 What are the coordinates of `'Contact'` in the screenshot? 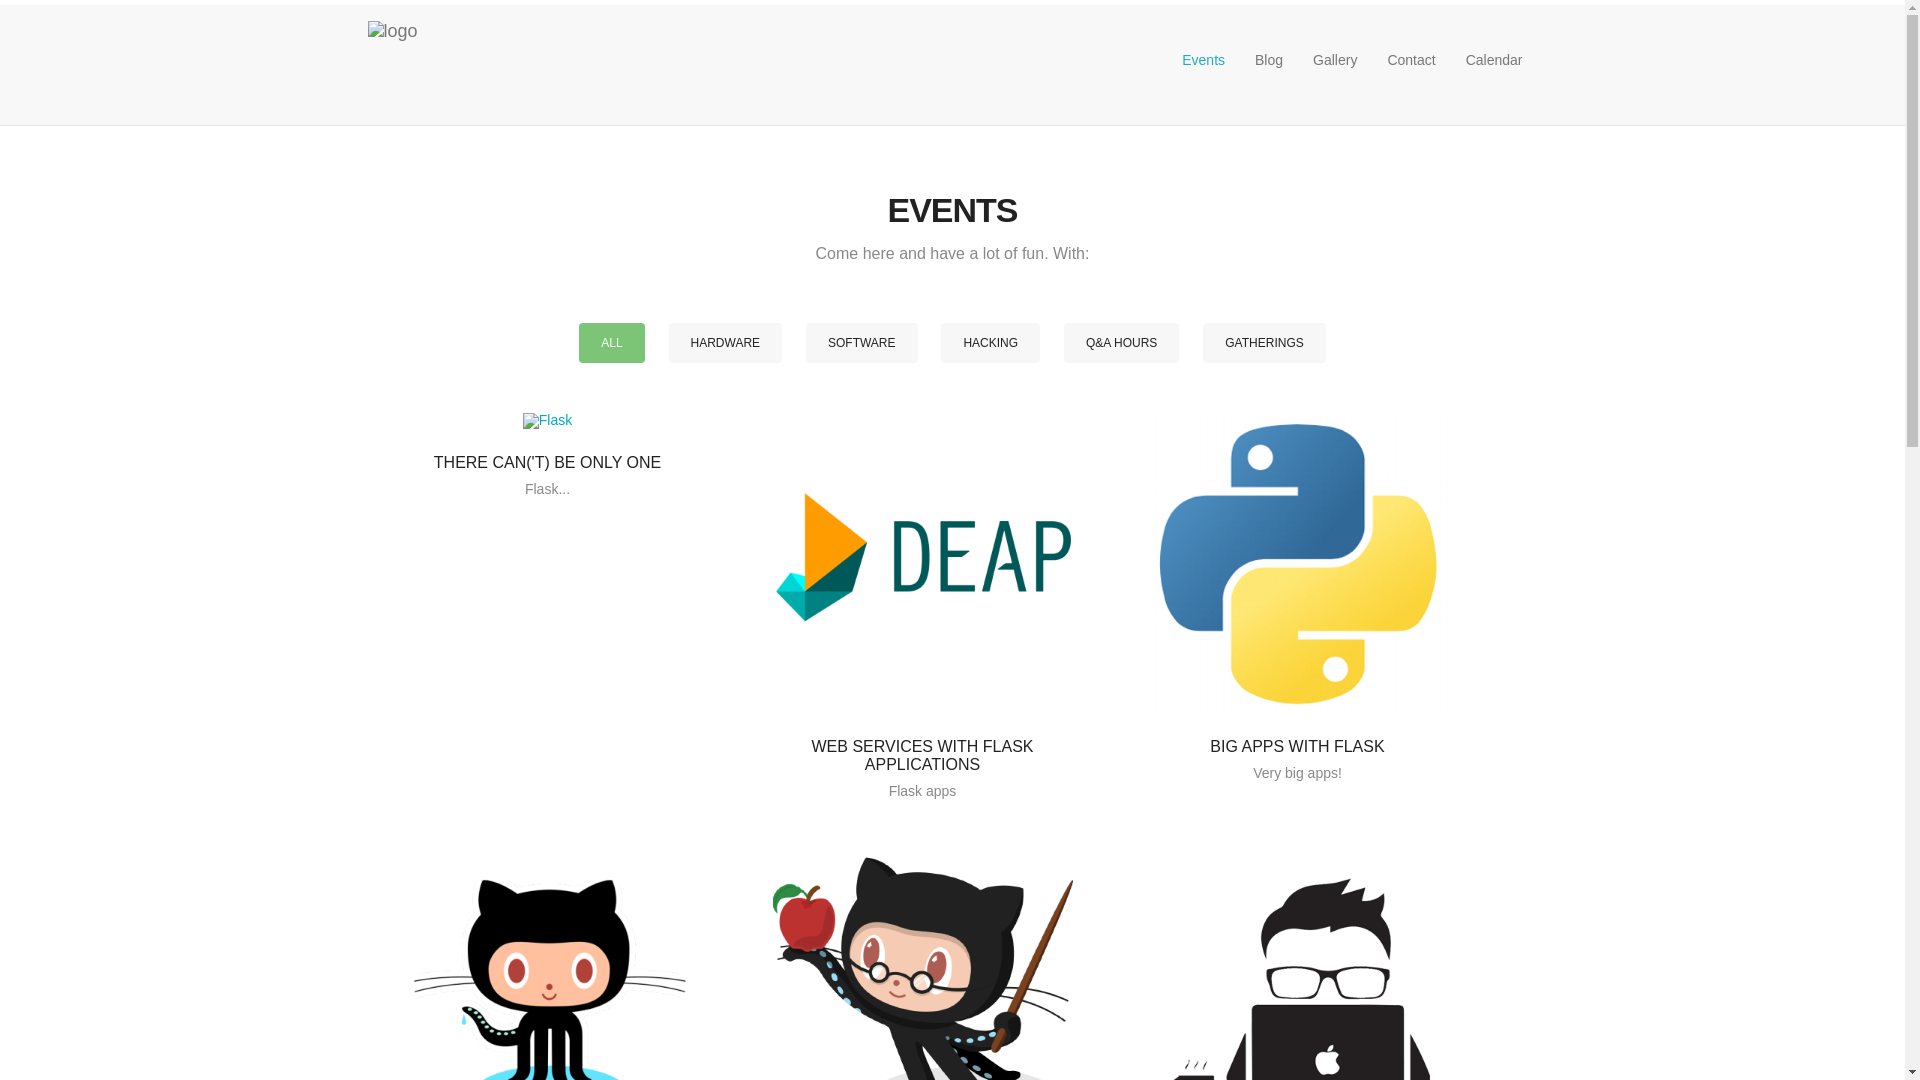 It's located at (1410, 59).